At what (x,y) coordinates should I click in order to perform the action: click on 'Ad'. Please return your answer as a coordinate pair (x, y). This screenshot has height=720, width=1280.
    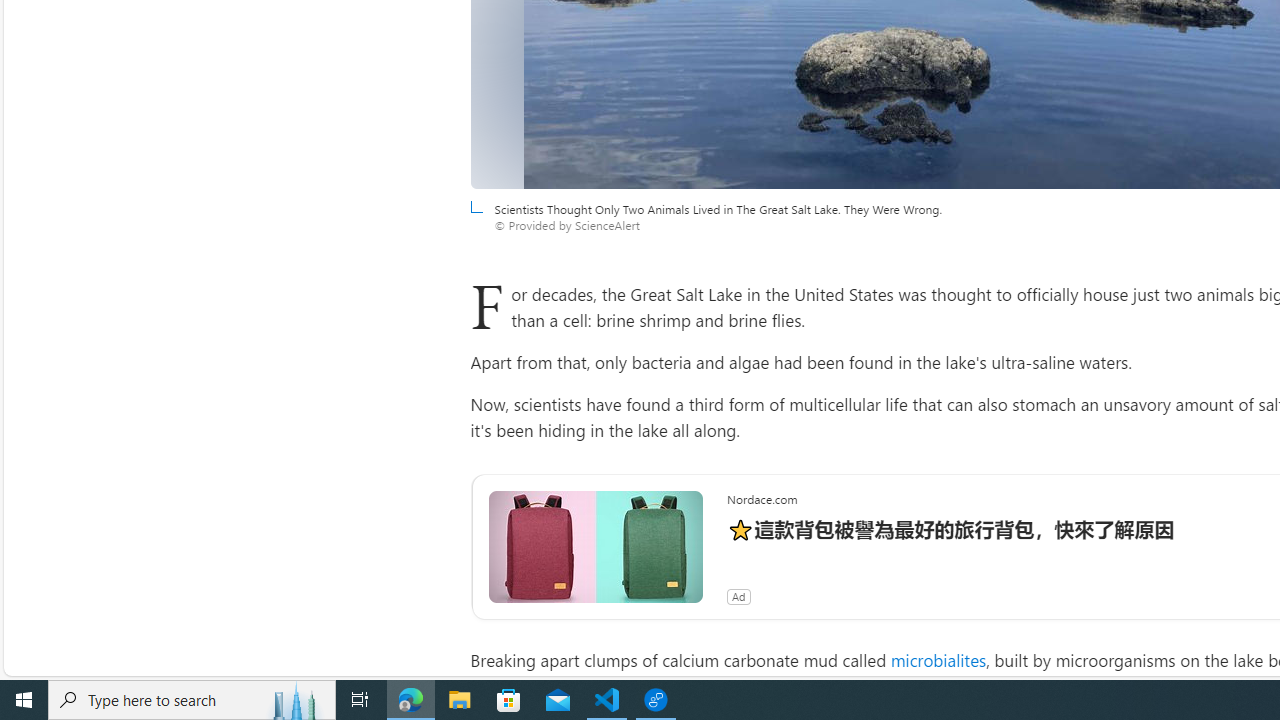
    Looking at the image, I should click on (737, 595).